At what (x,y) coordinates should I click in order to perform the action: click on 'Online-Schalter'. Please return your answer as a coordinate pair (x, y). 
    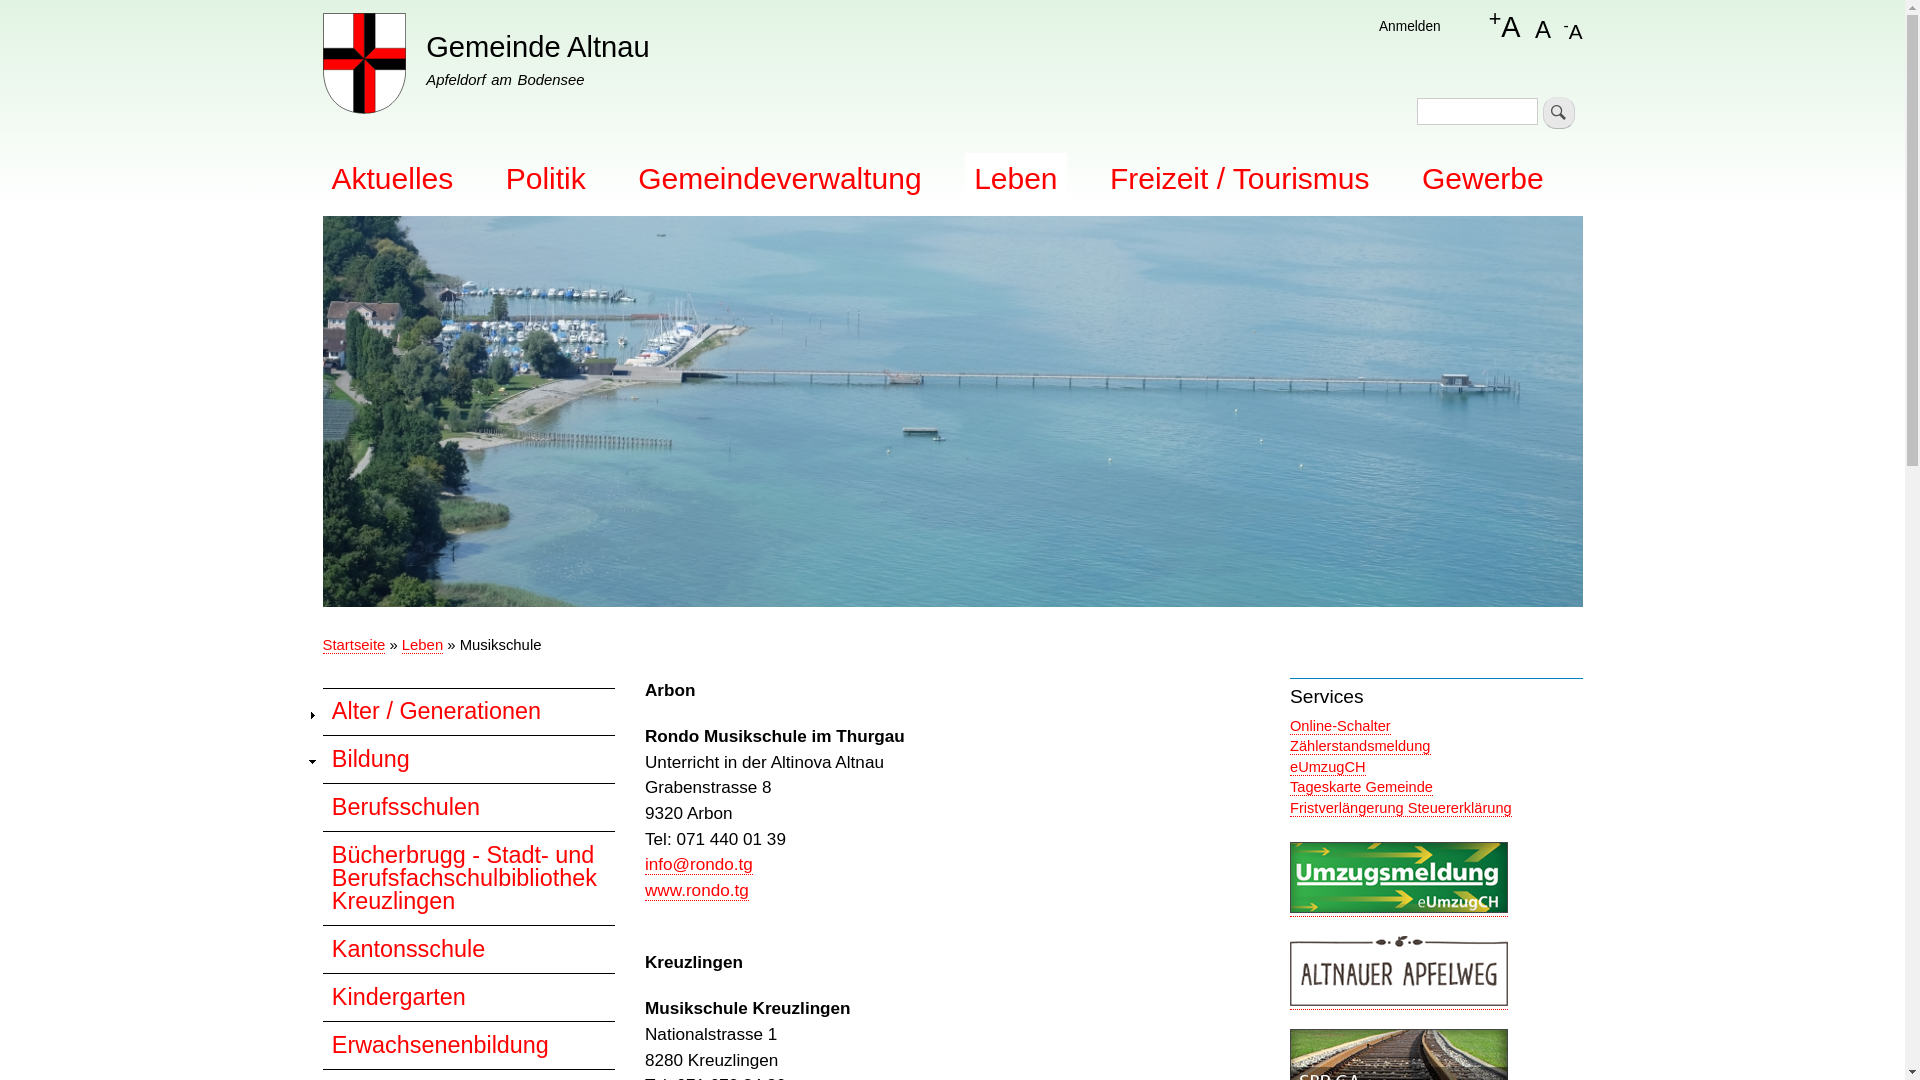
    Looking at the image, I should click on (1340, 726).